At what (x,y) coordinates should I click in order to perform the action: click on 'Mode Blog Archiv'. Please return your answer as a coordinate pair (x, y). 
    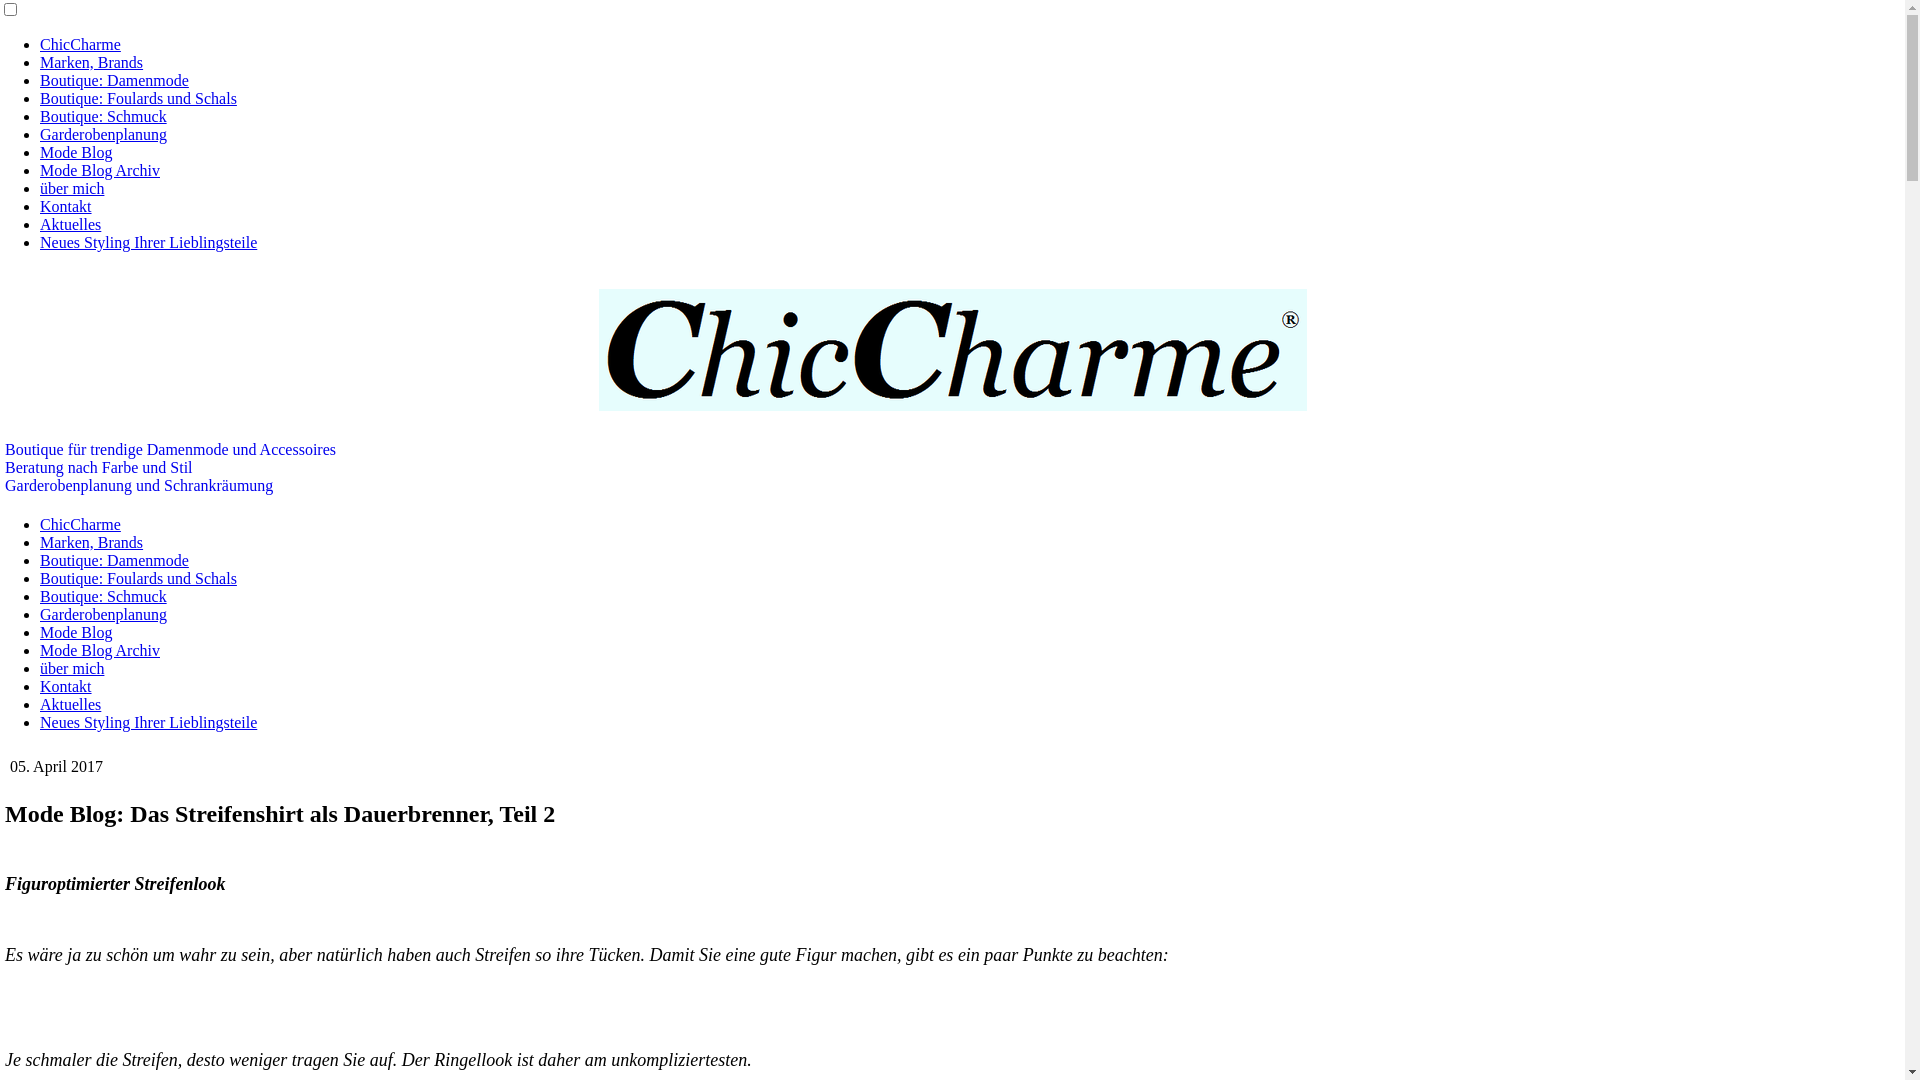
    Looking at the image, I should click on (39, 650).